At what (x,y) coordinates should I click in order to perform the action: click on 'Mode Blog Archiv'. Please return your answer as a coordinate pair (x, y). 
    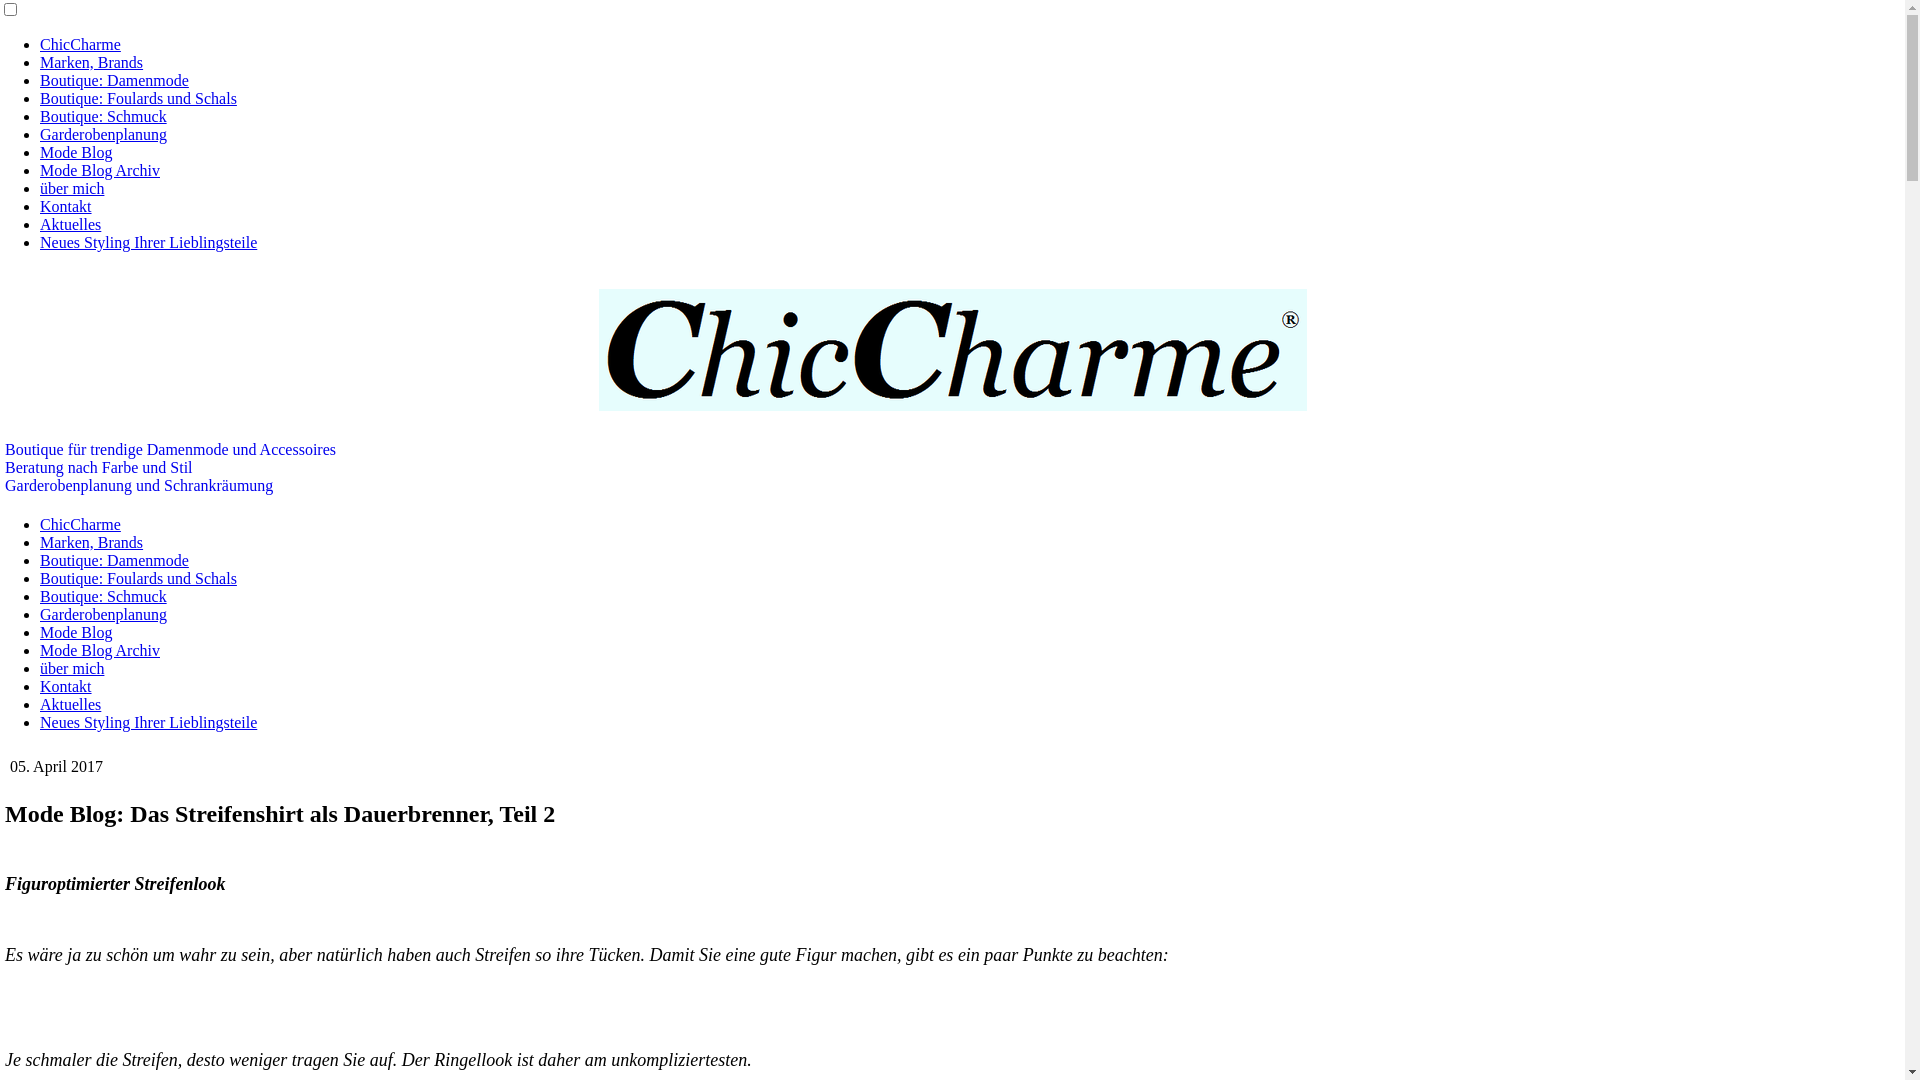
    Looking at the image, I should click on (39, 650).